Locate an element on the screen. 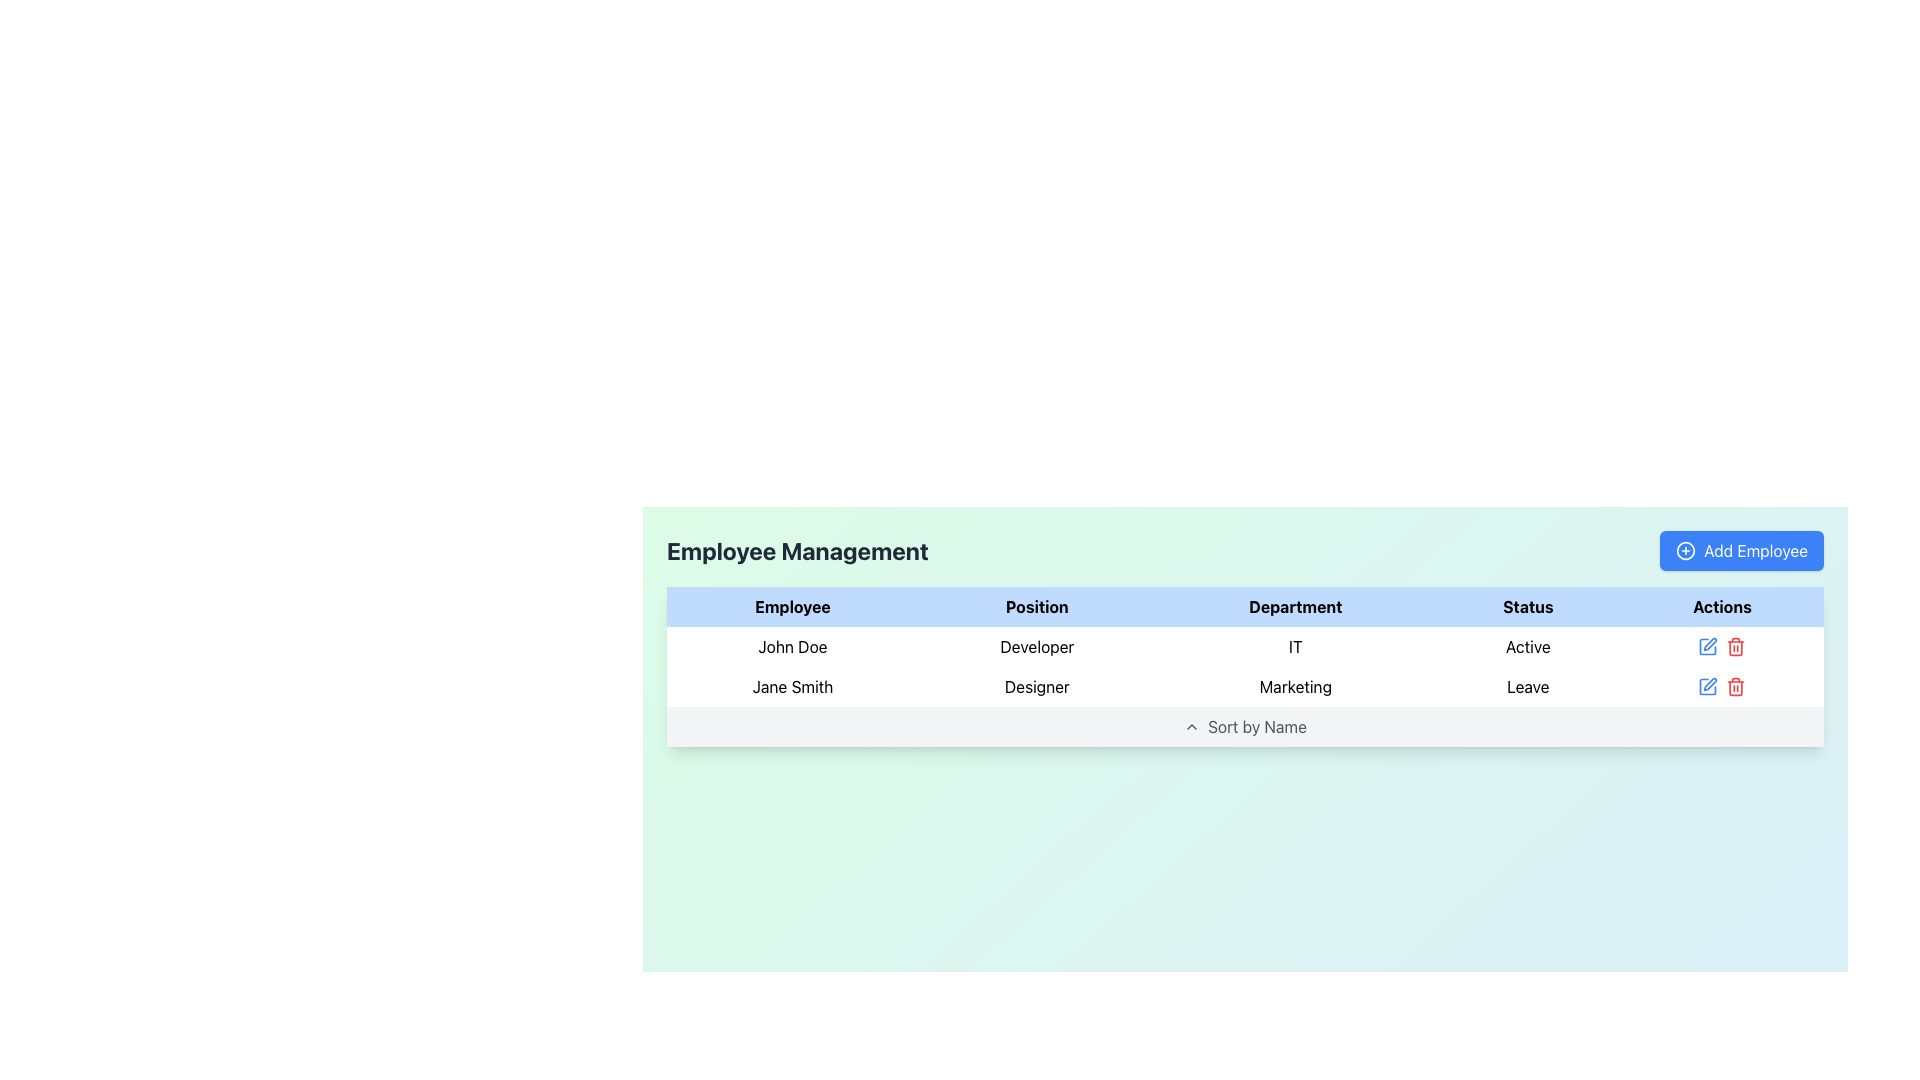  the text label displaying the employment status 'Leave' for Jane Smith in the second row of the table under the 'Status' column is located at coordinates (1527, 685).